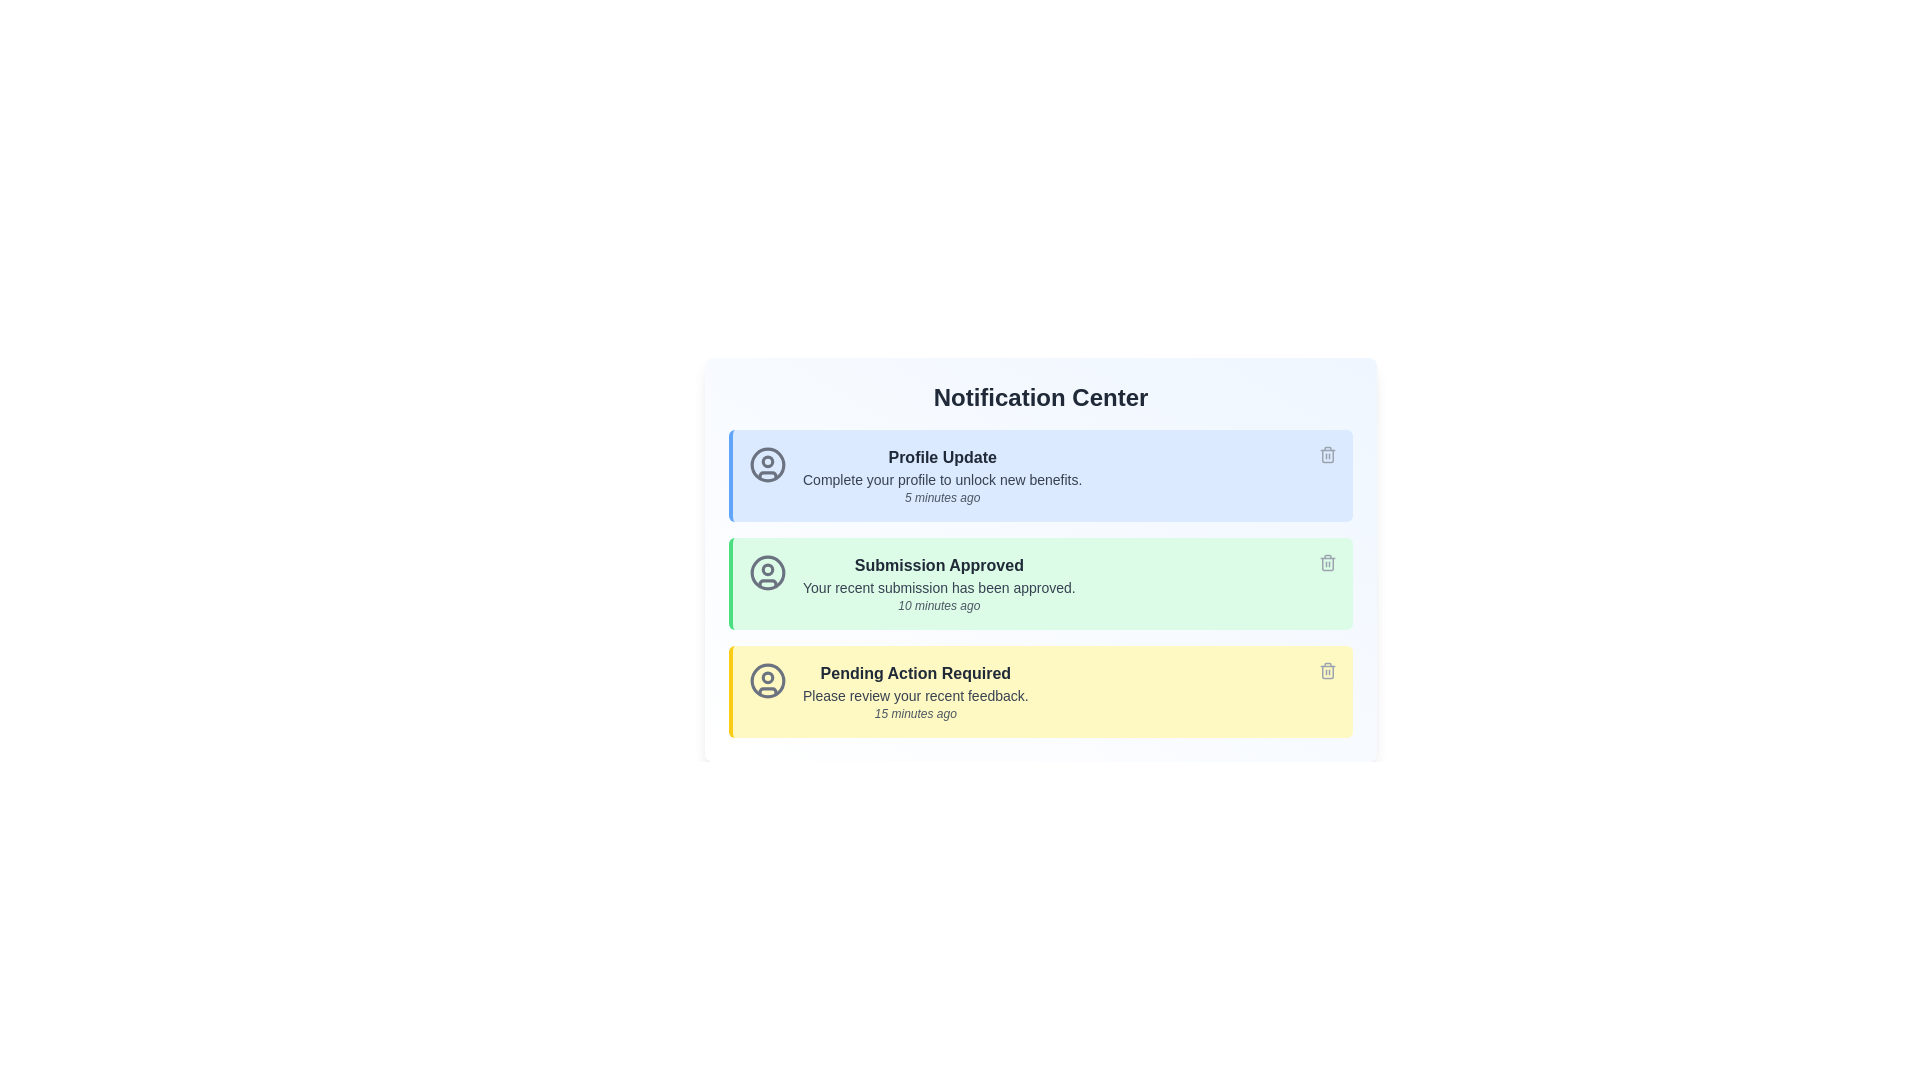 The height and width of the screenshot is (1080, 1920). Describe the element at coordinates (1040, 397) in the screenshot. I see `the 'Notification Center' heading, which is a bold, large-font text in dark gray color located at the top of the notification area` at that location.